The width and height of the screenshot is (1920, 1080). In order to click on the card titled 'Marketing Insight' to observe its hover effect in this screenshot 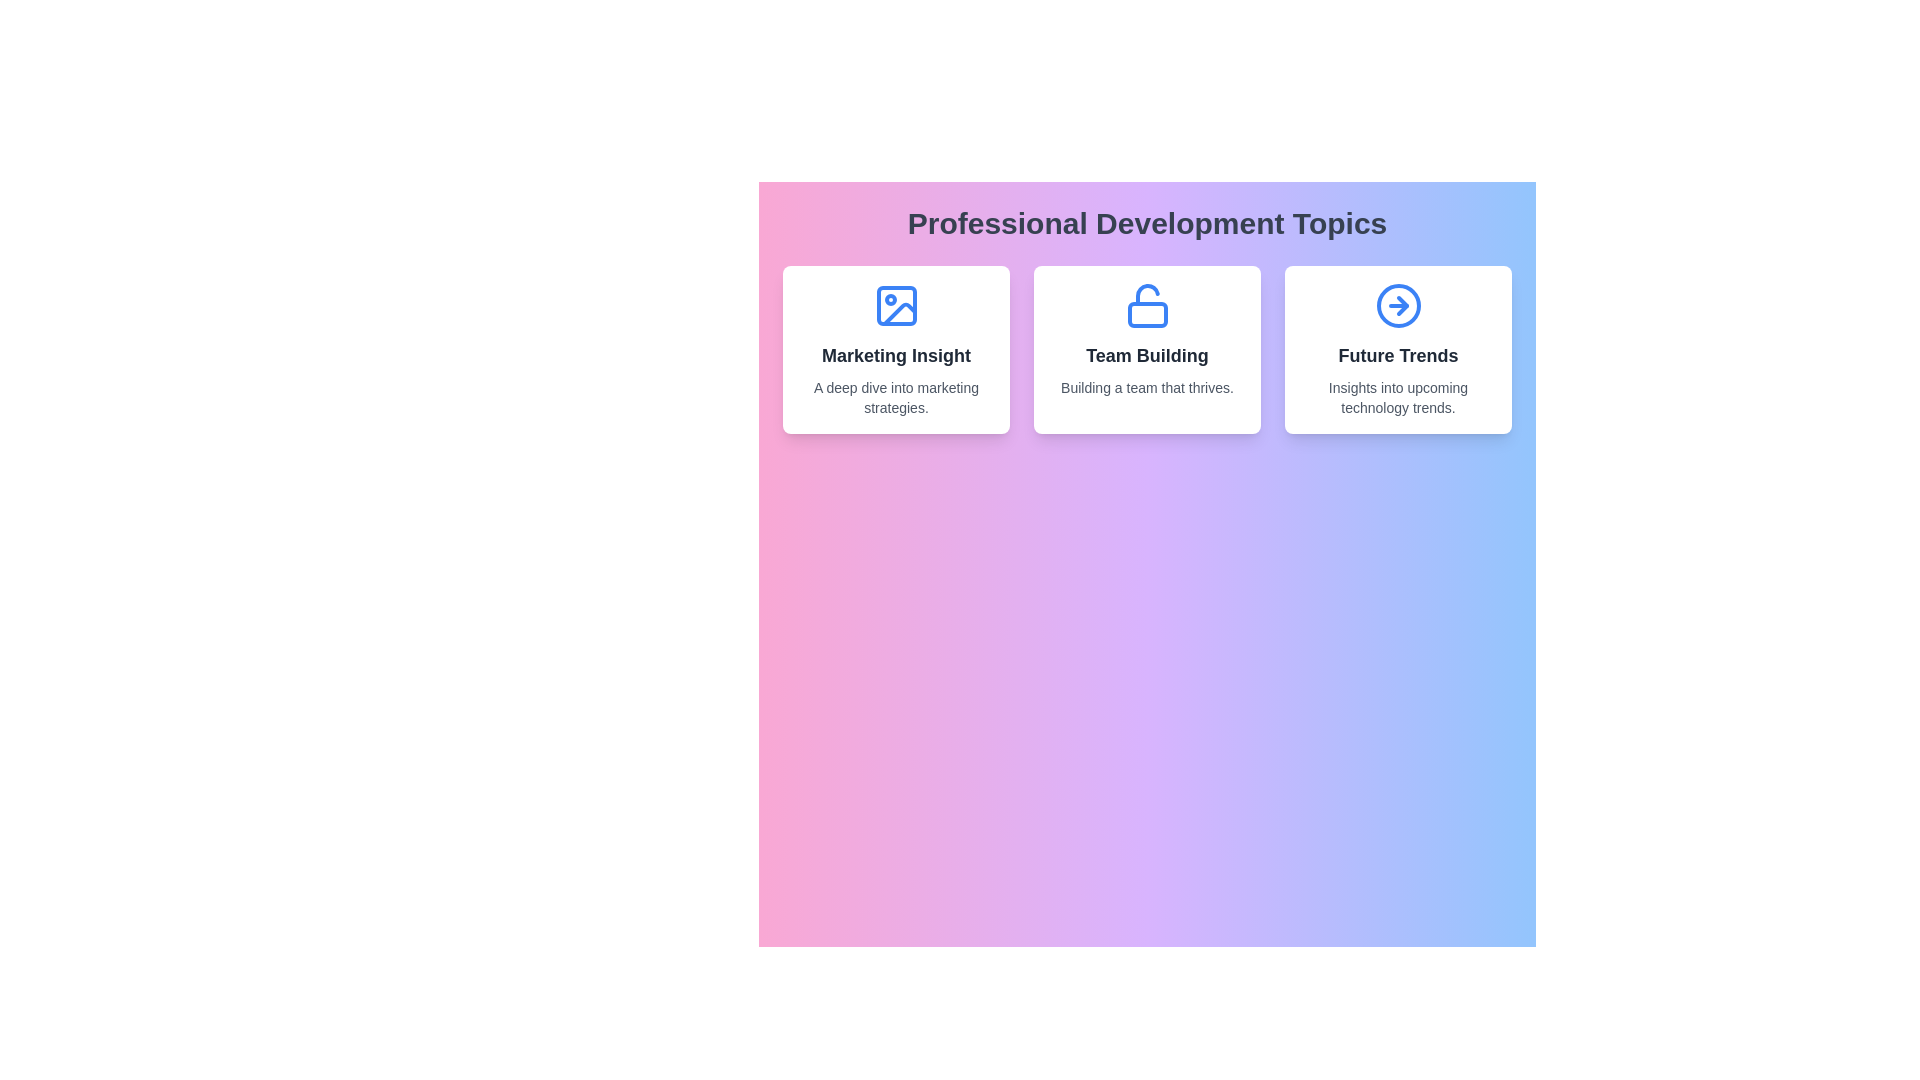, I will do `click(895, 349)`.